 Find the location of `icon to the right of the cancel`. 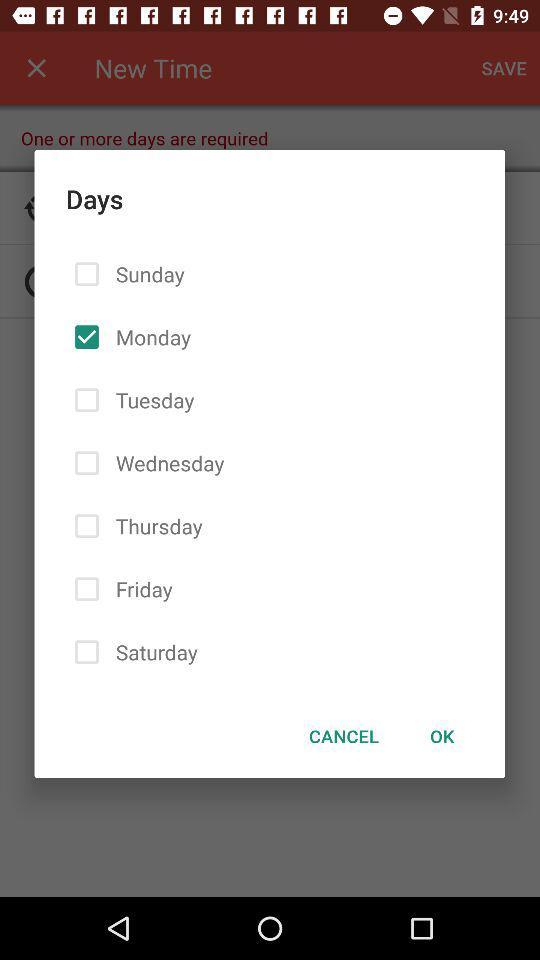

icon to the right of the cancel is located at coordinates (442, 735).